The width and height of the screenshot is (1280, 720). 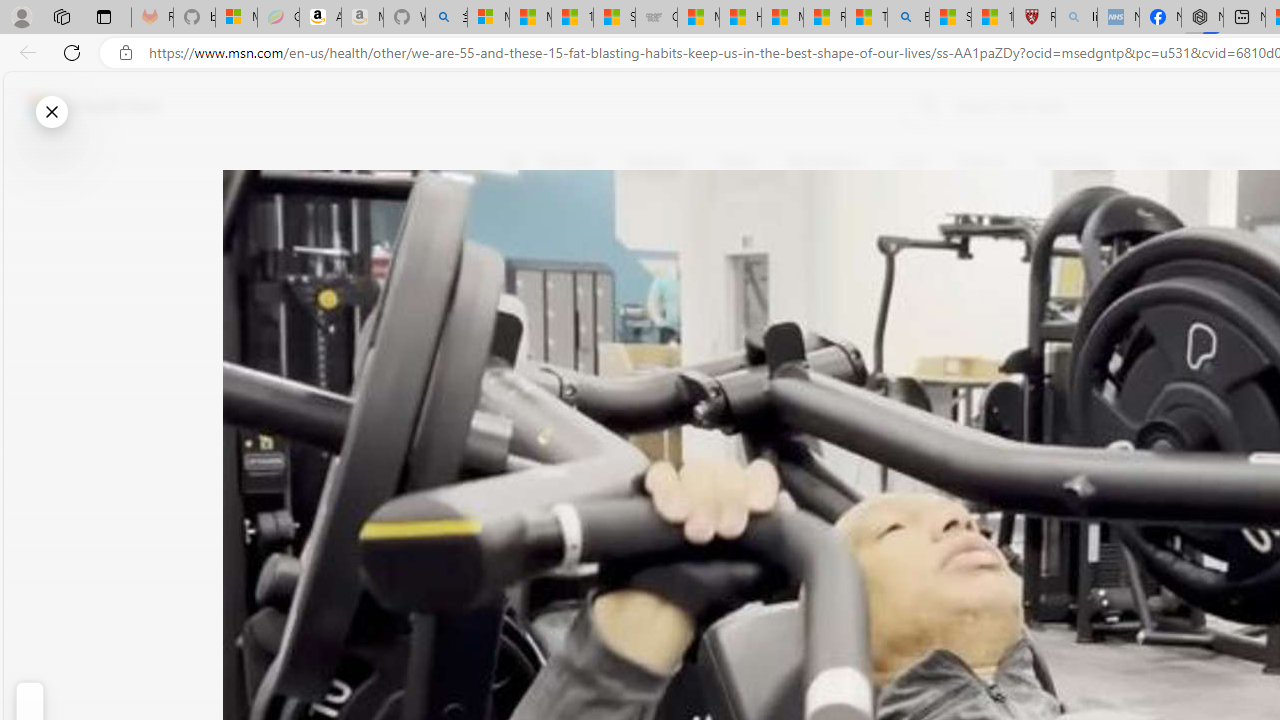 I want to click on 'Robert H. Shmerling, MD - Harvard Health', so click(x=1034, y=17).